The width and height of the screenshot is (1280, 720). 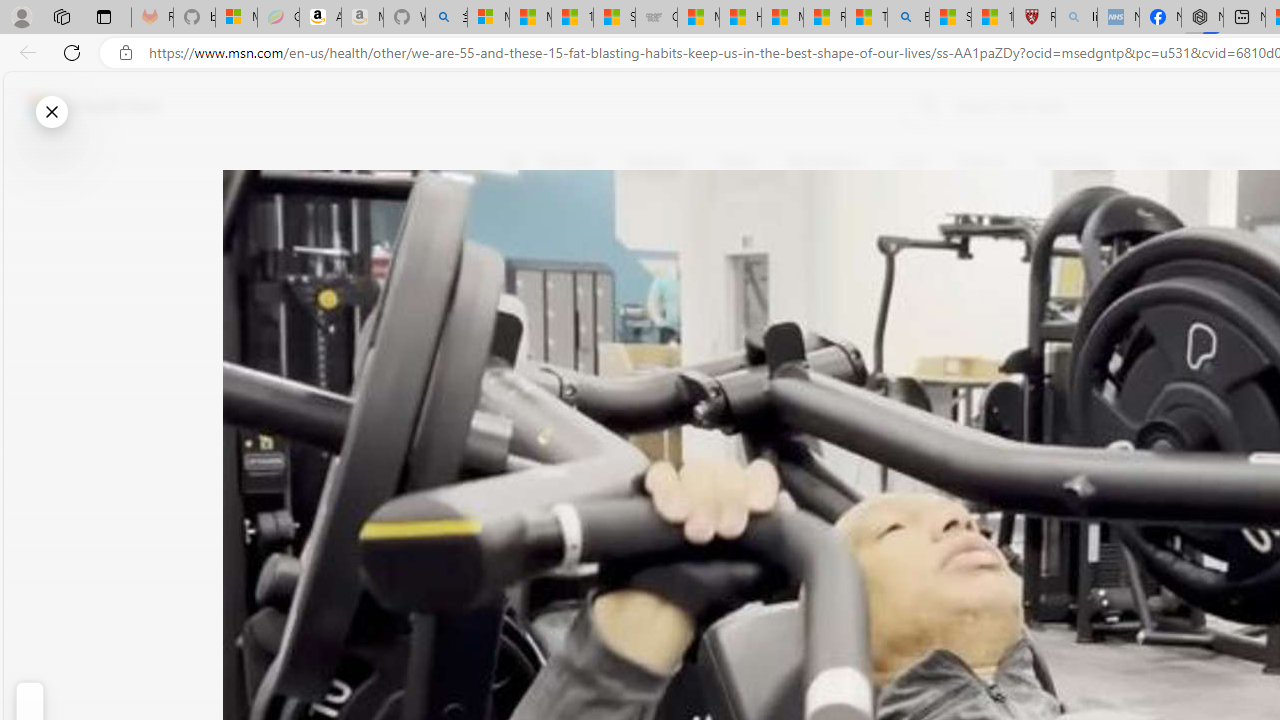 I want to click on 'Robert H. Shmerling, MD - Harvard Health', so click(x=1034, y=17).